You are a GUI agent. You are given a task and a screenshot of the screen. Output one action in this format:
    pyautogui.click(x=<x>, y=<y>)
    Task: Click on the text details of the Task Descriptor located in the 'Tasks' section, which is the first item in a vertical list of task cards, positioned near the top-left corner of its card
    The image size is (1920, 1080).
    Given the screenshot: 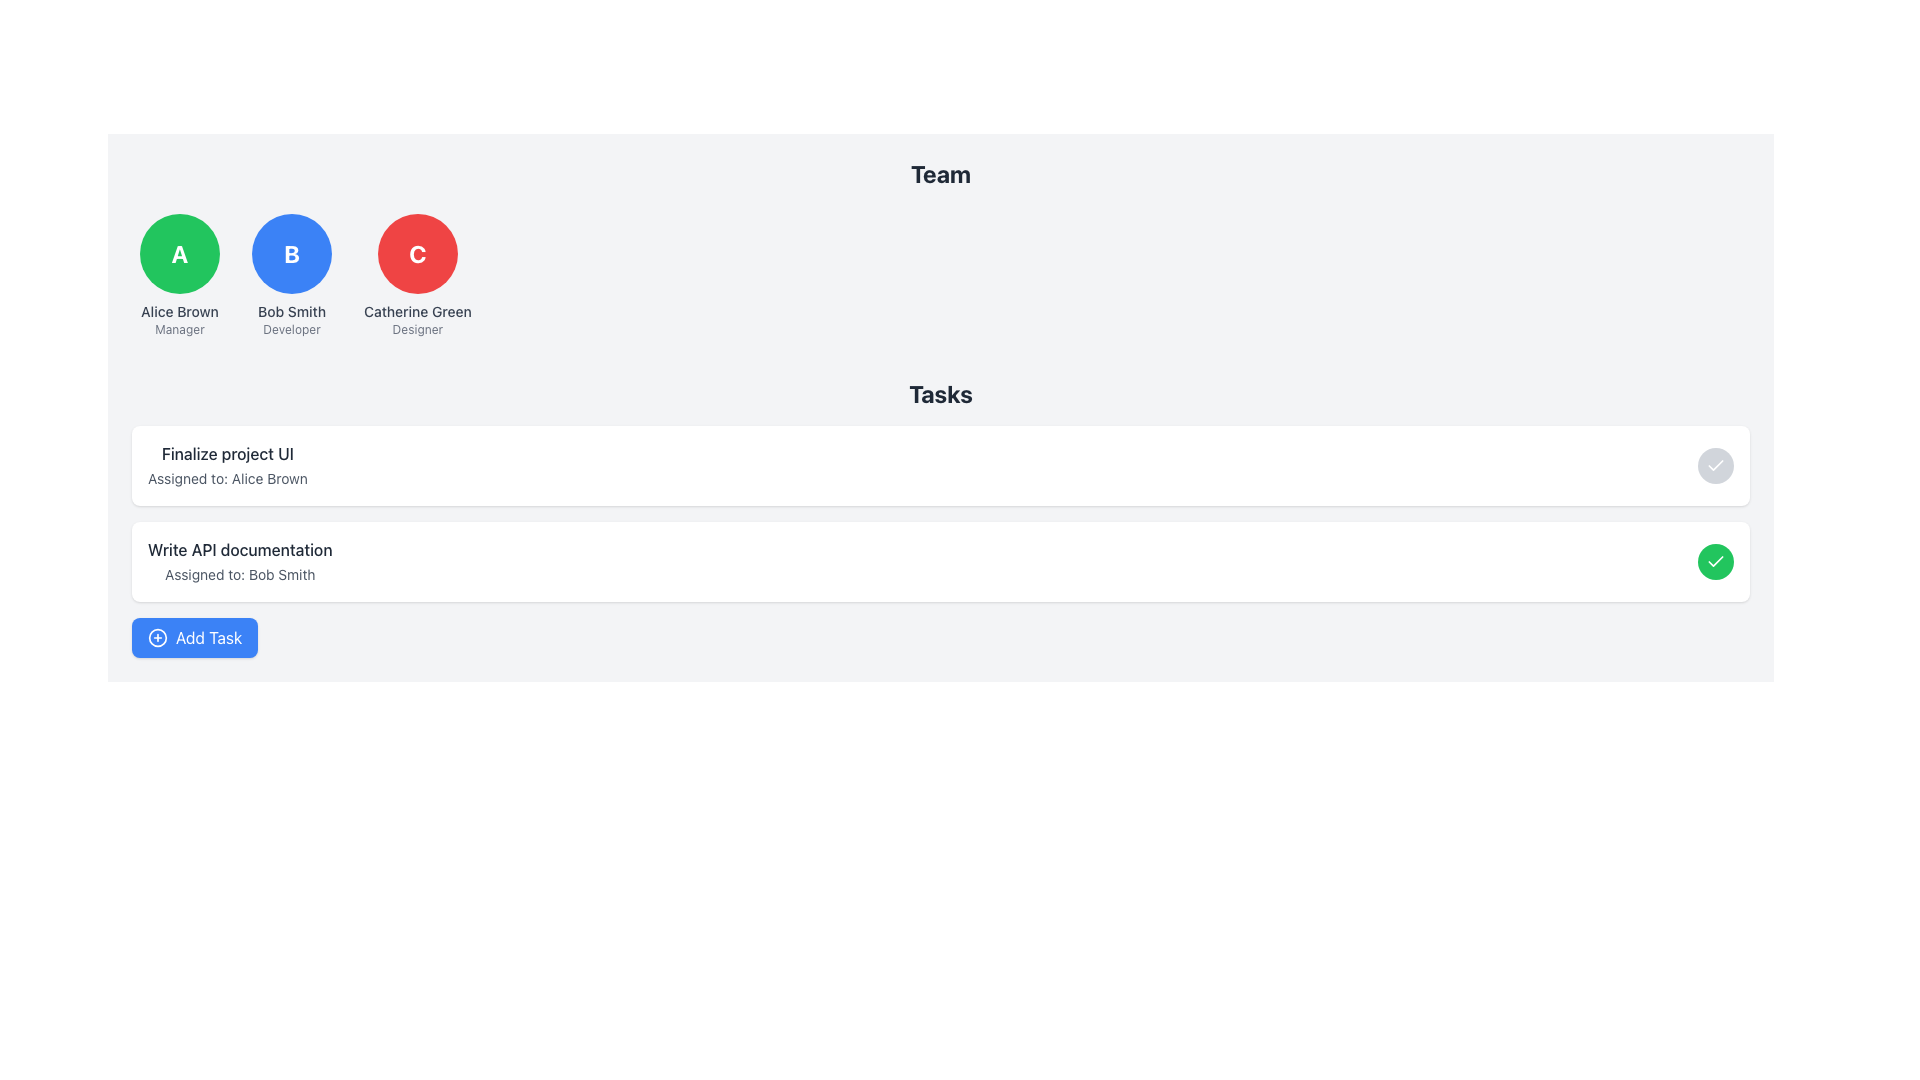 What is the action you would take?
    pyautogui.click(x=227, y=466)
    